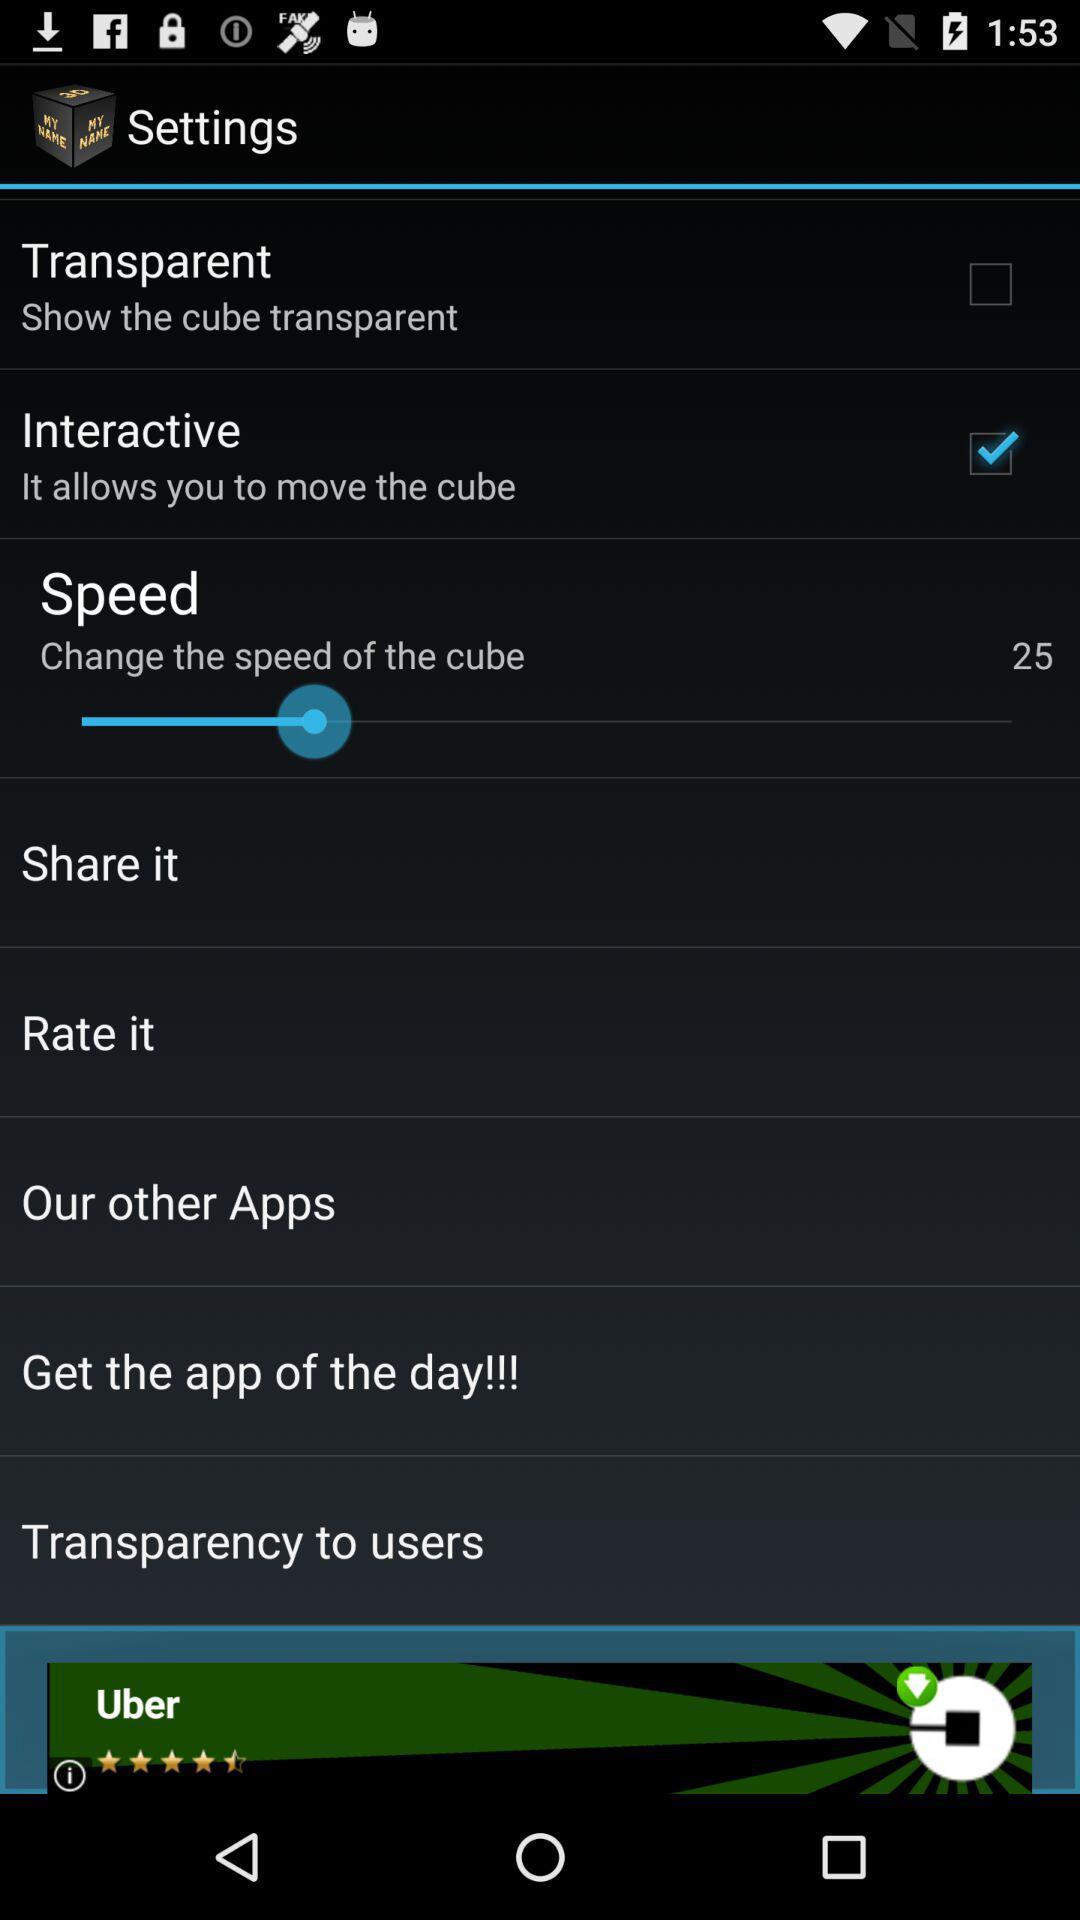 The height and width of the screenshot is (1920, 1080). What do you see at coordinates (546, 654) in the screenshot?
I see `change the speed item` at bounding box center [546, 654].